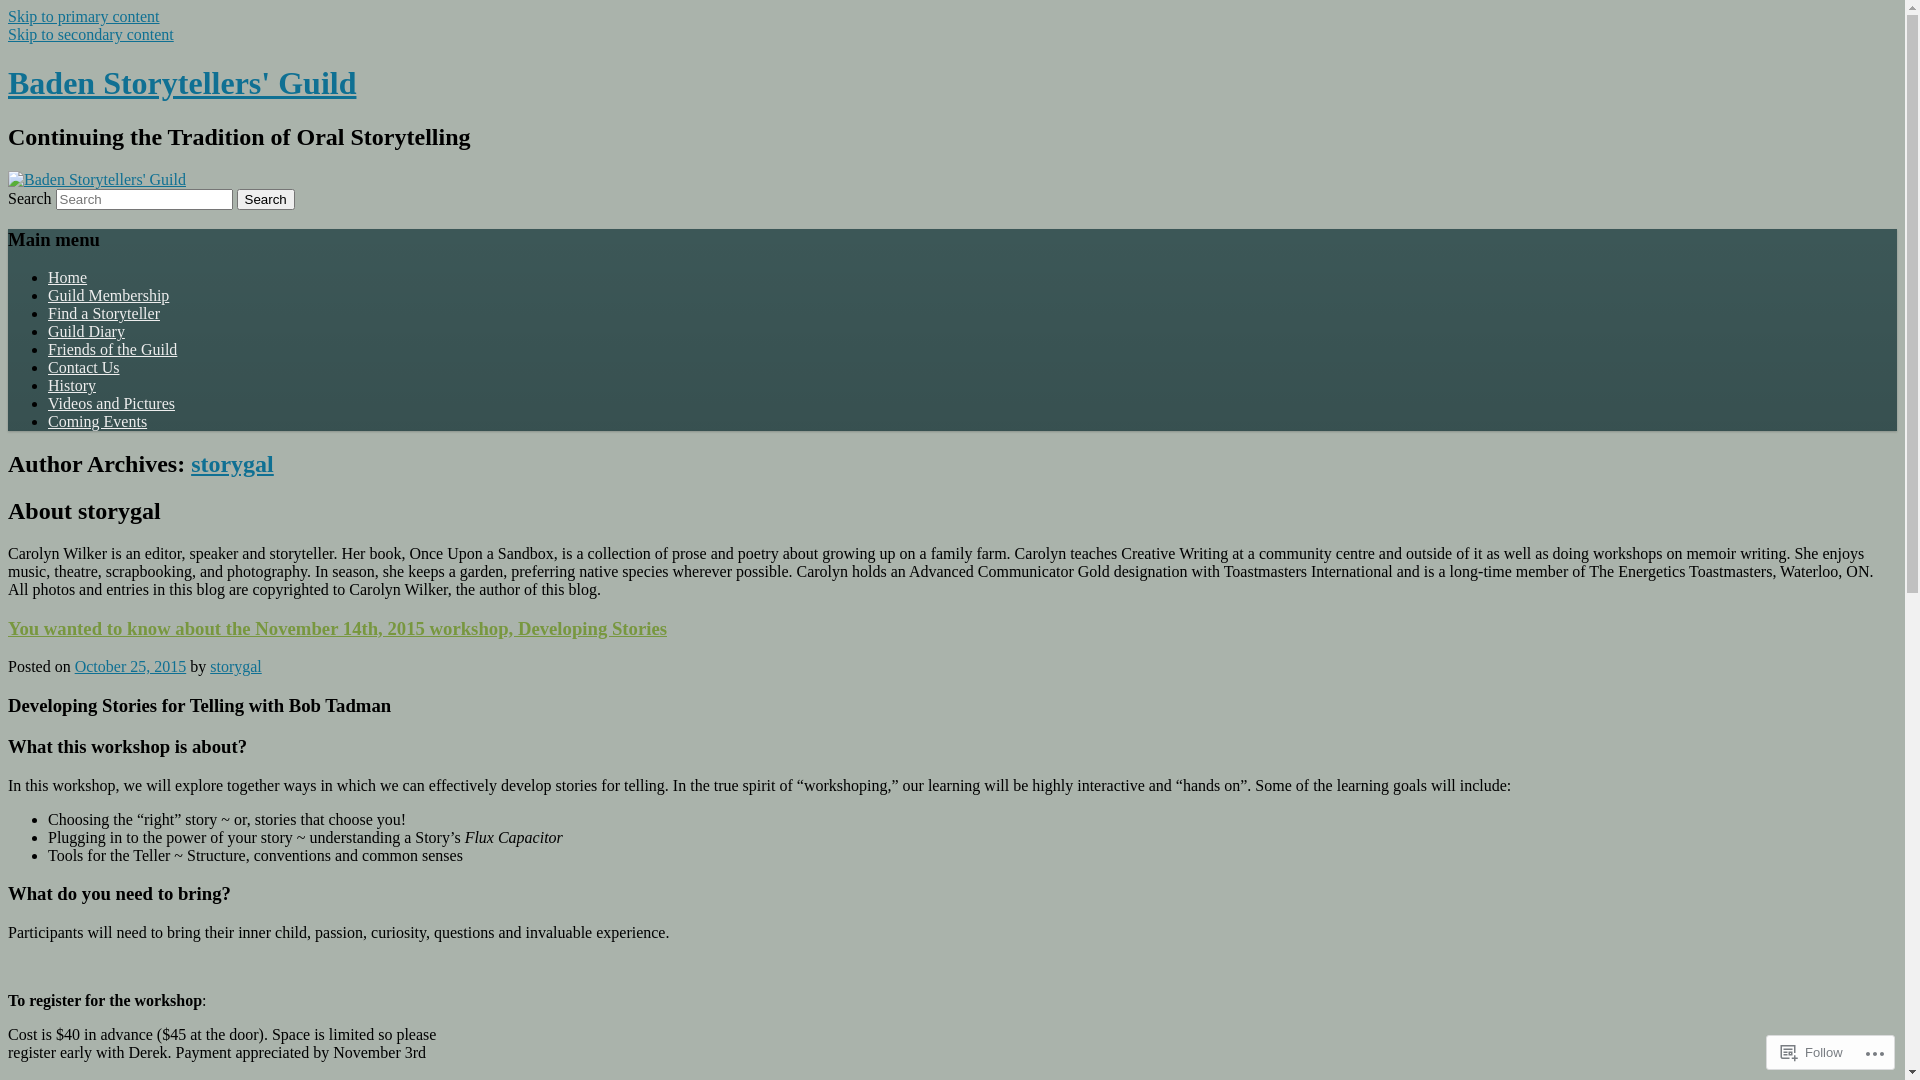  Describe the element at coordinates (111, 348) in the screenshot. I see `'Friends of the Guild'` at that location.